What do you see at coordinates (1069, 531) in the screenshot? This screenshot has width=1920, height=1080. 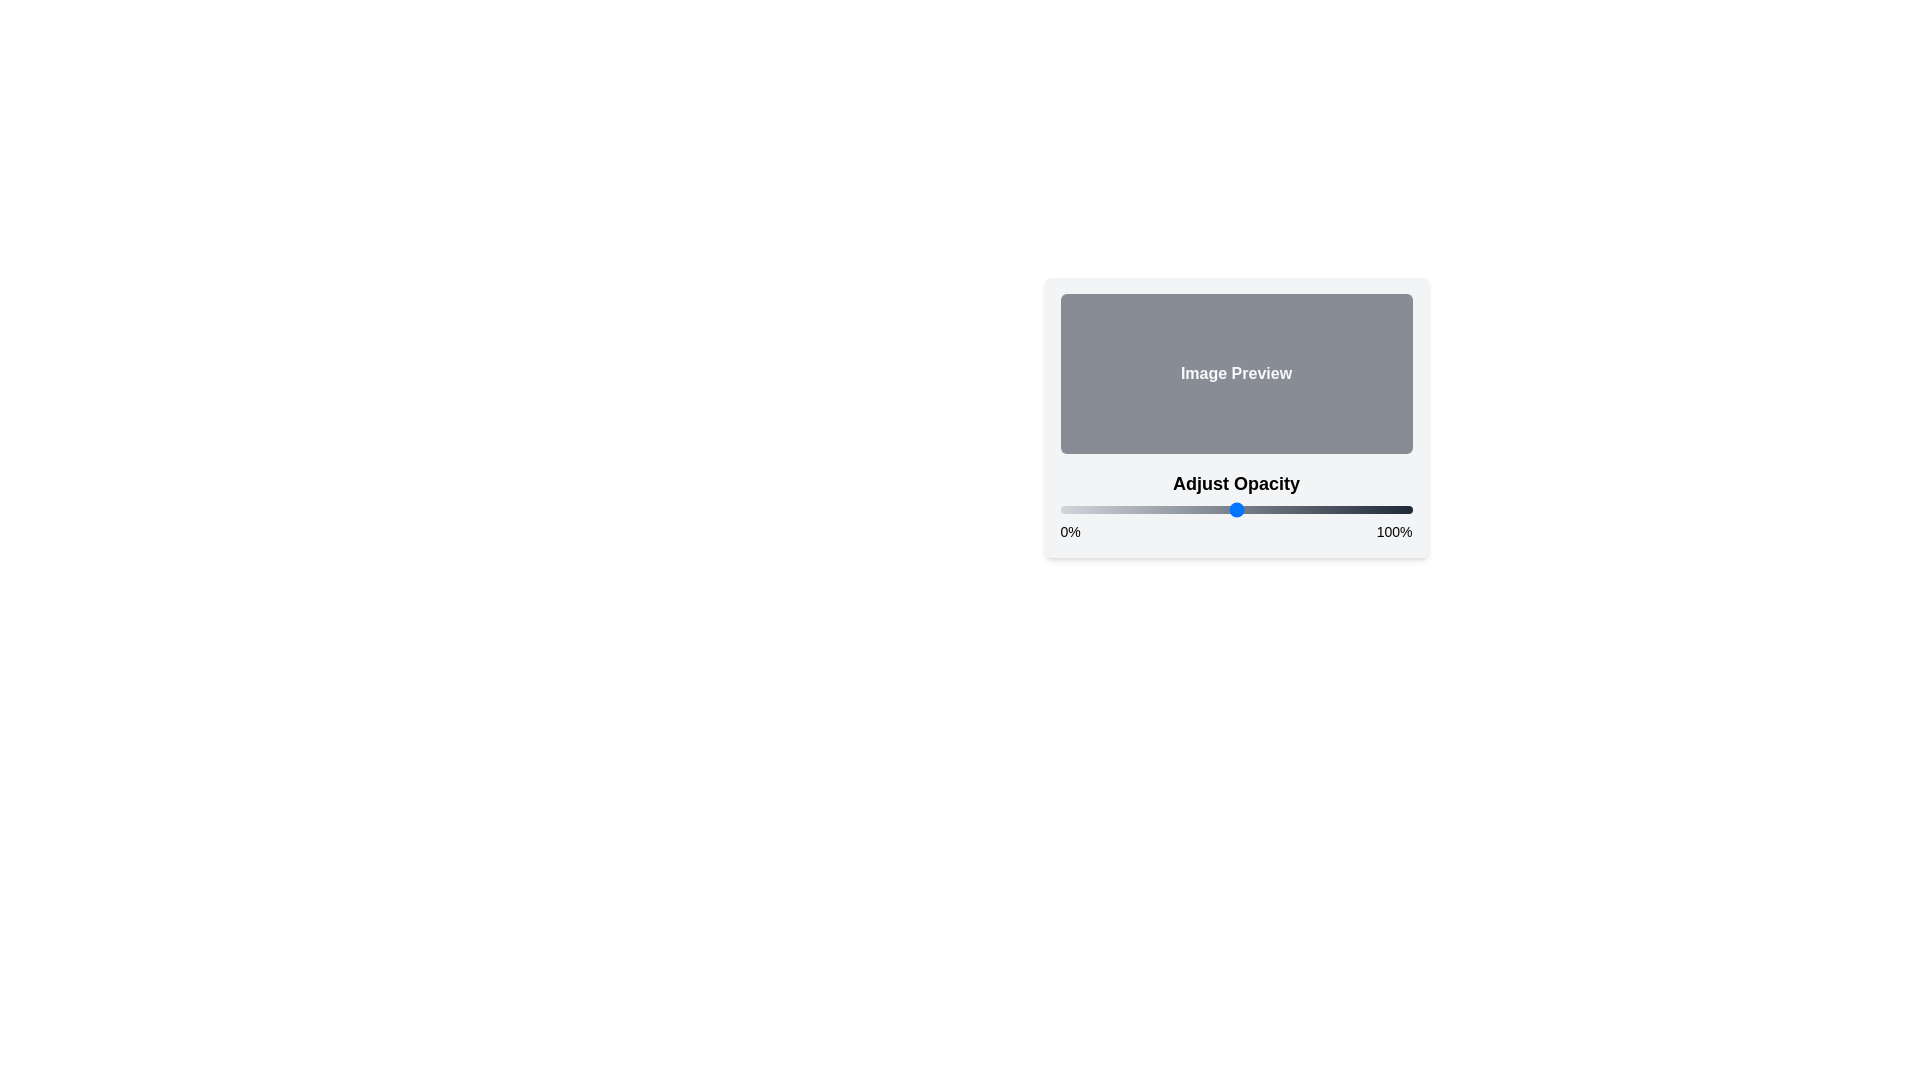 I see `the static text label displaying '0%' that is aligned with the starting point of the slider component` at bounding box center [1069, 531].